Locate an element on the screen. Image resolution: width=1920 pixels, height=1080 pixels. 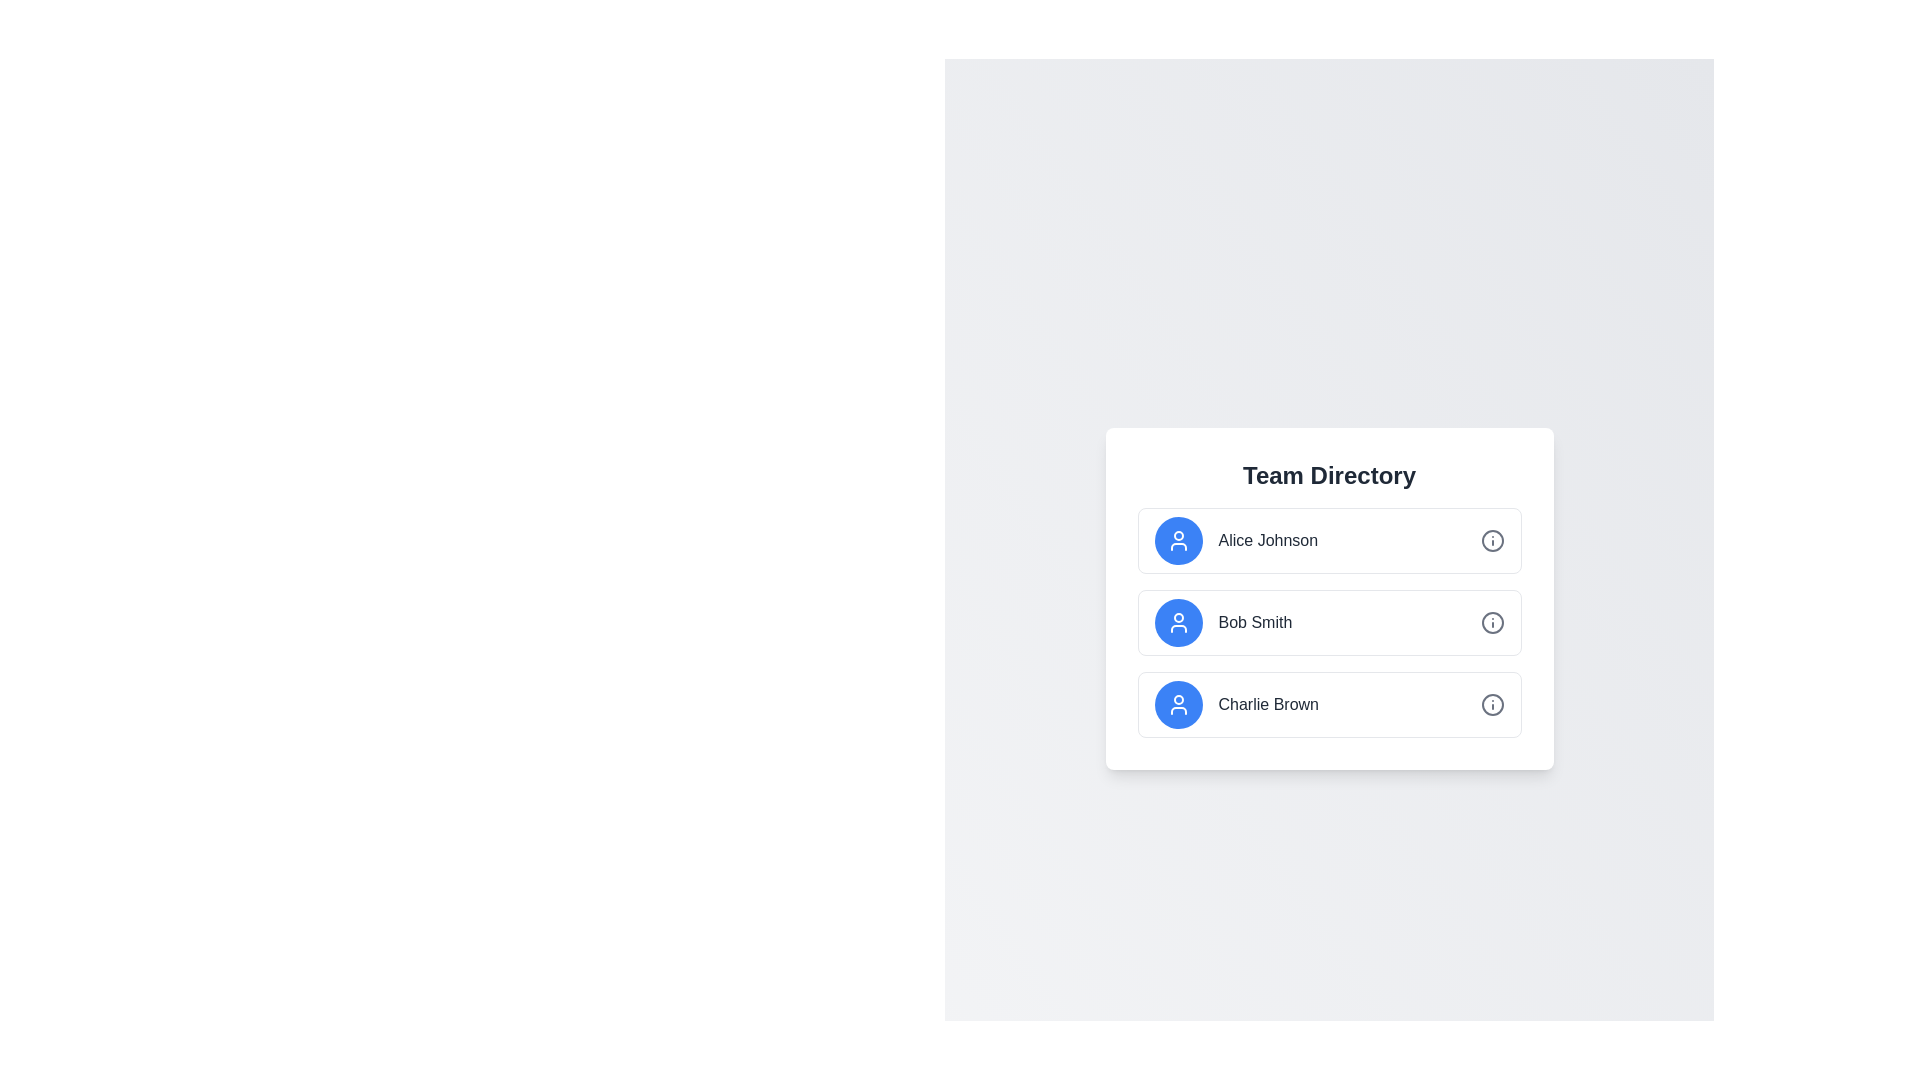
the user profile icon for 'Charlie Brown' in the 'Team Directory', which is the third item in the list is located at coordinates (1178, 704).